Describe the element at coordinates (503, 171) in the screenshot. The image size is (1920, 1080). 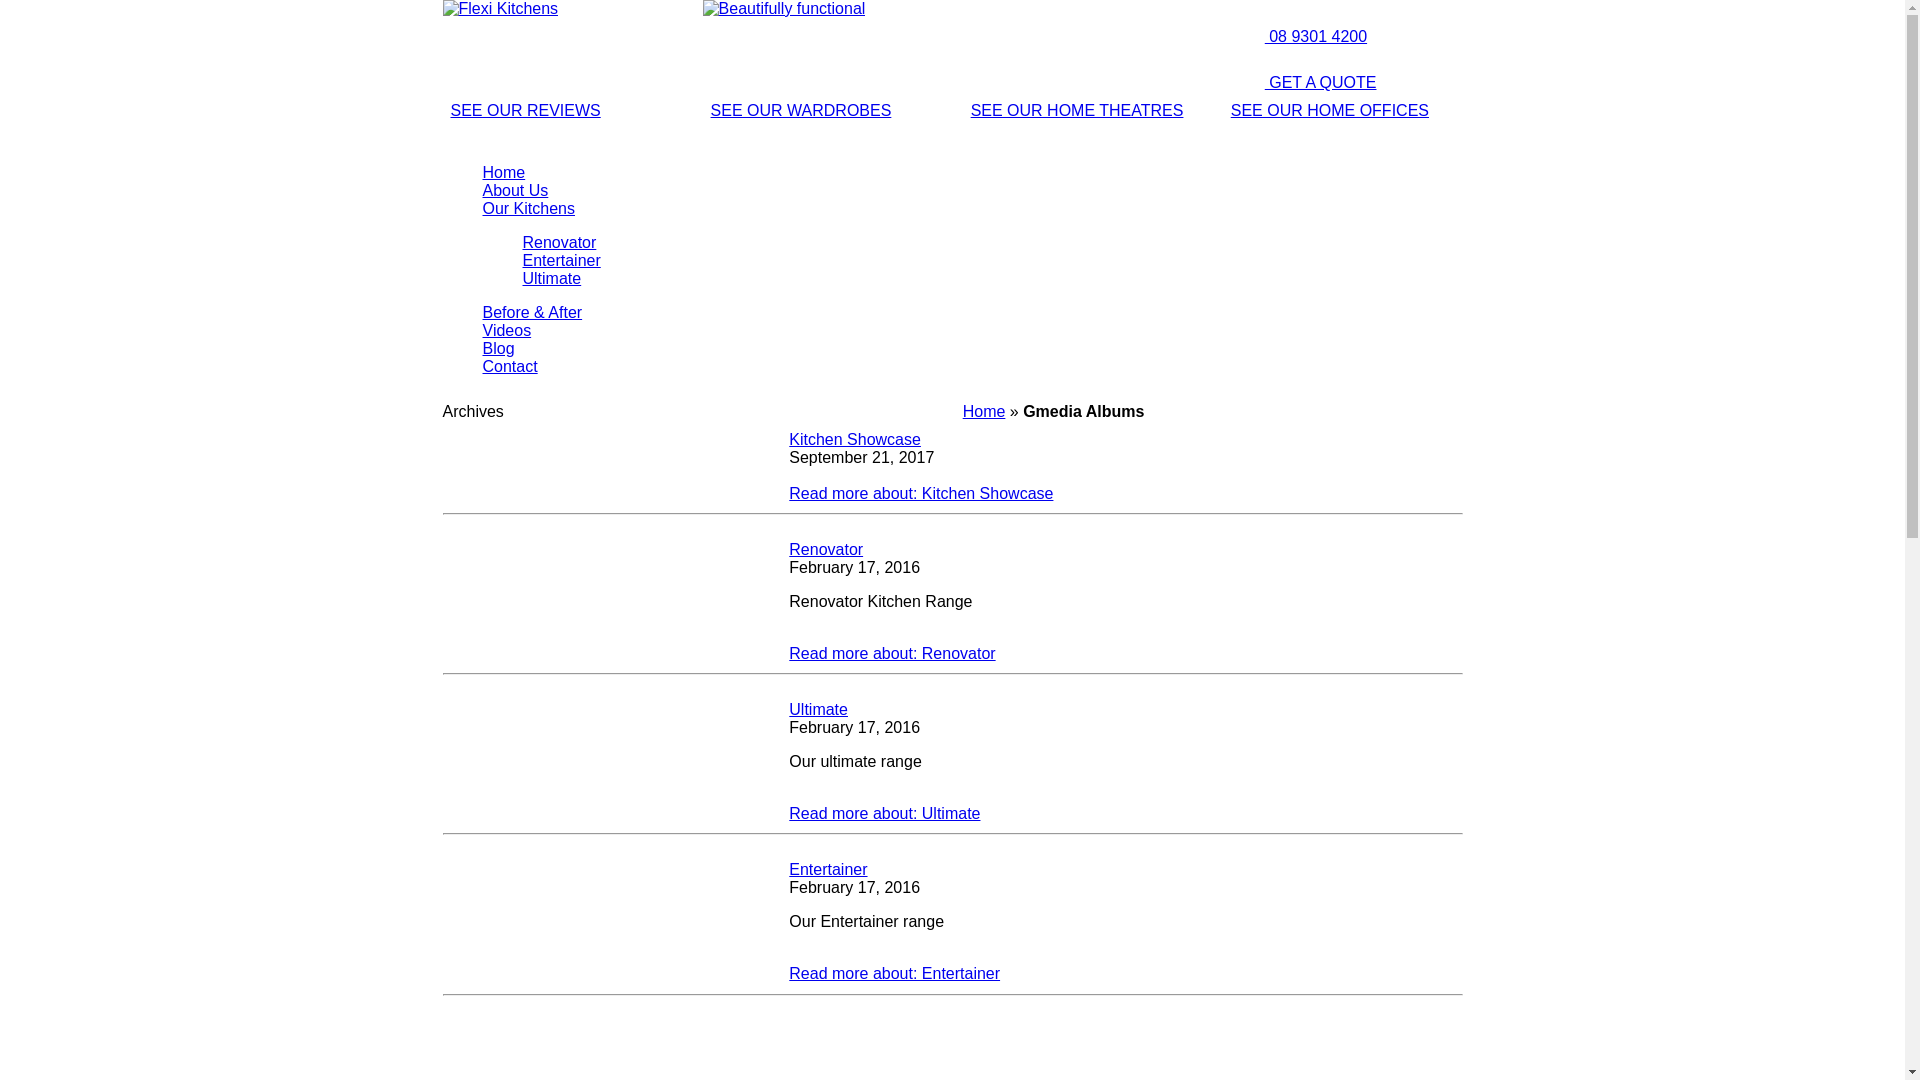
I see `'Home'` at that location.